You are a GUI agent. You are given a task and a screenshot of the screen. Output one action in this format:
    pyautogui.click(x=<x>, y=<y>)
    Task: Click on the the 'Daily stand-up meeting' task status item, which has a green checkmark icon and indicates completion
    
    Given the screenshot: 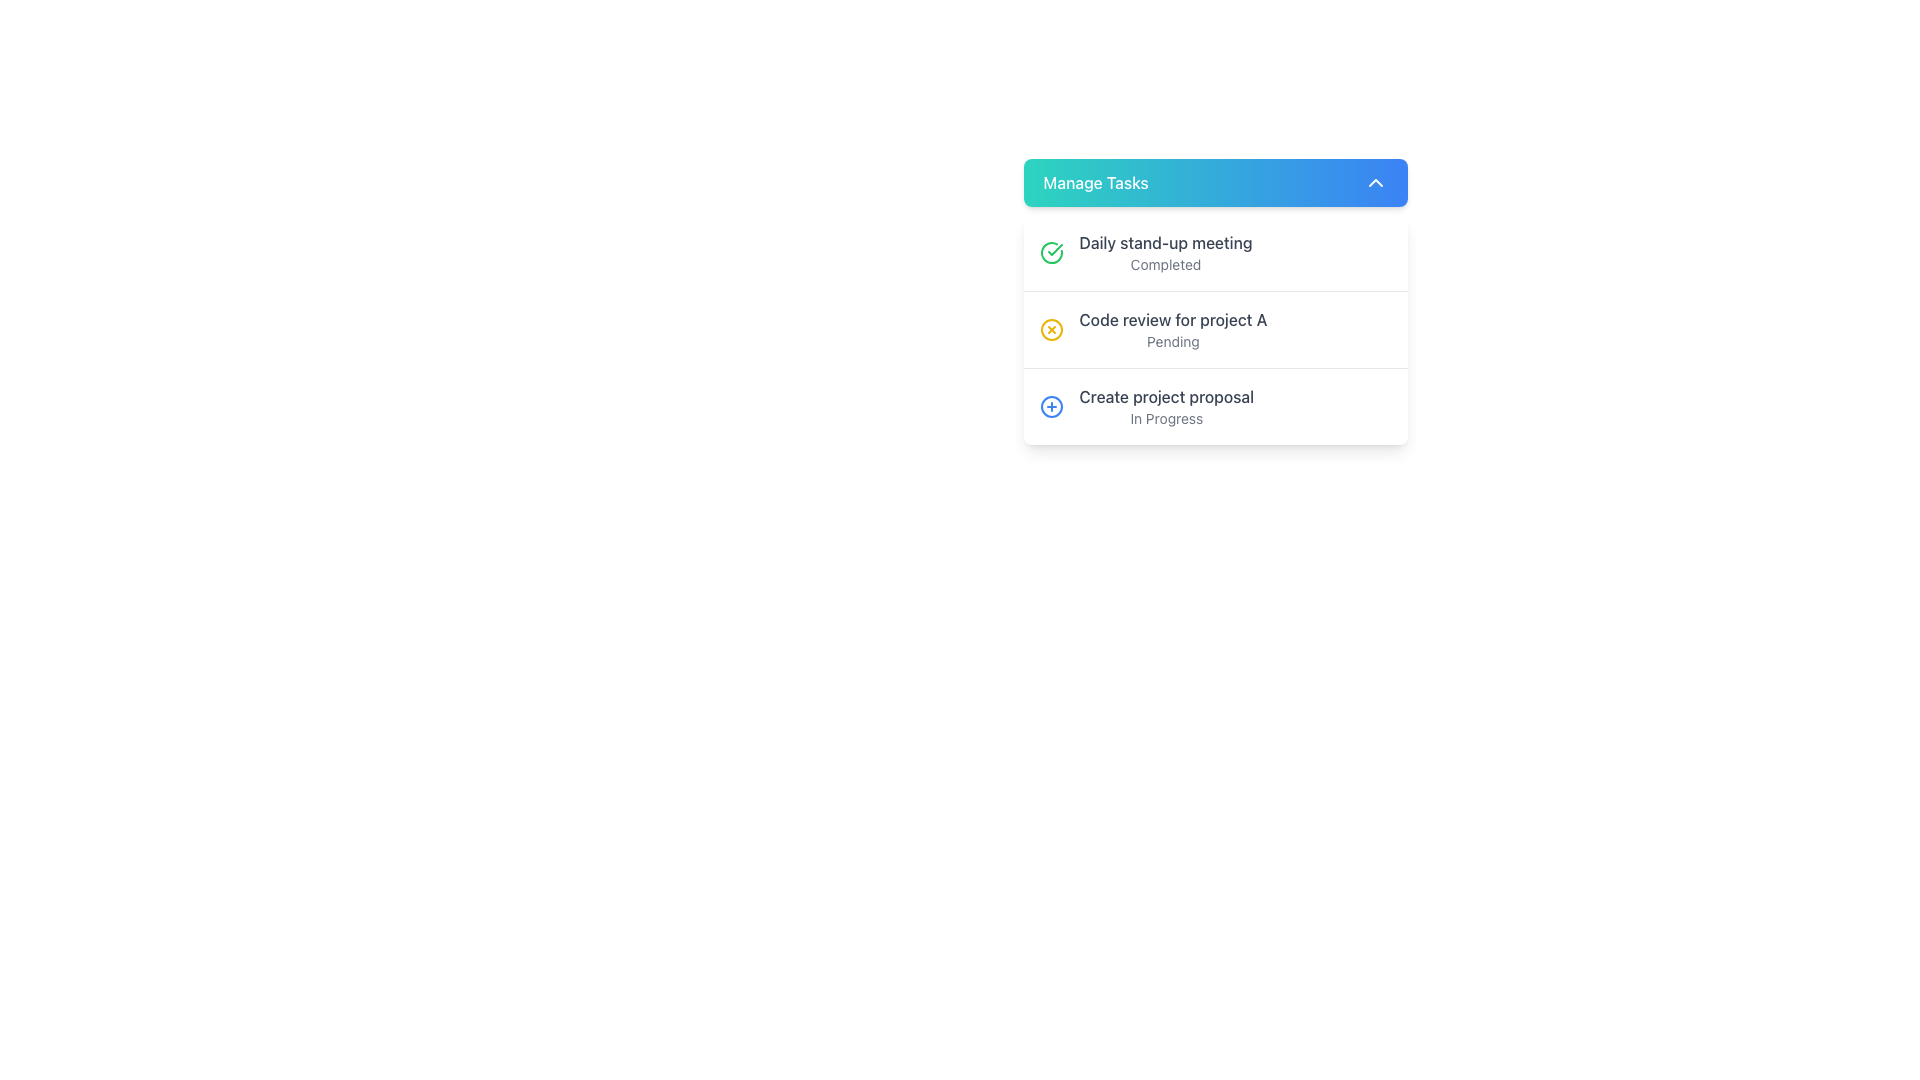 What is the action you would take?
    pyautogui.click(x=1214, y=252)
    